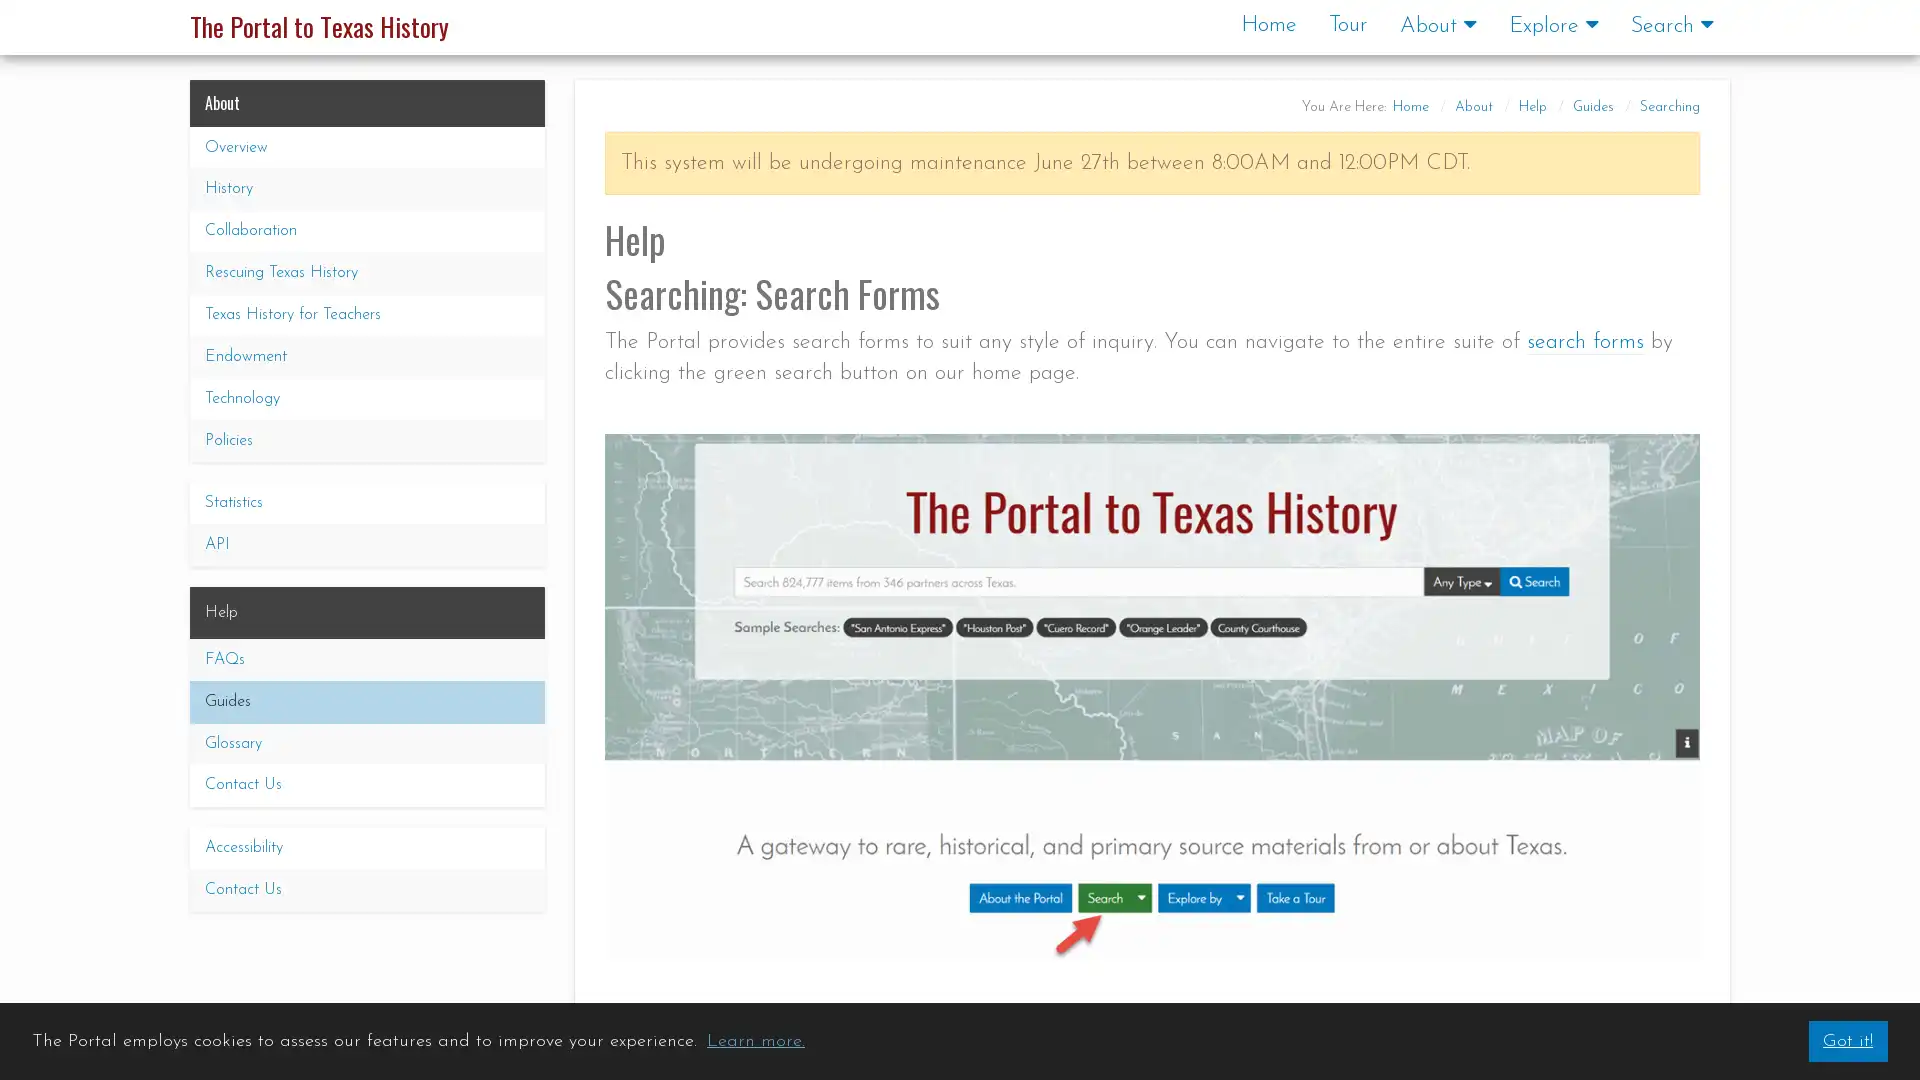  Describe the element at coordinates (1846, 1040) in the screenshot. I see `dismiss cookie message` at that location.